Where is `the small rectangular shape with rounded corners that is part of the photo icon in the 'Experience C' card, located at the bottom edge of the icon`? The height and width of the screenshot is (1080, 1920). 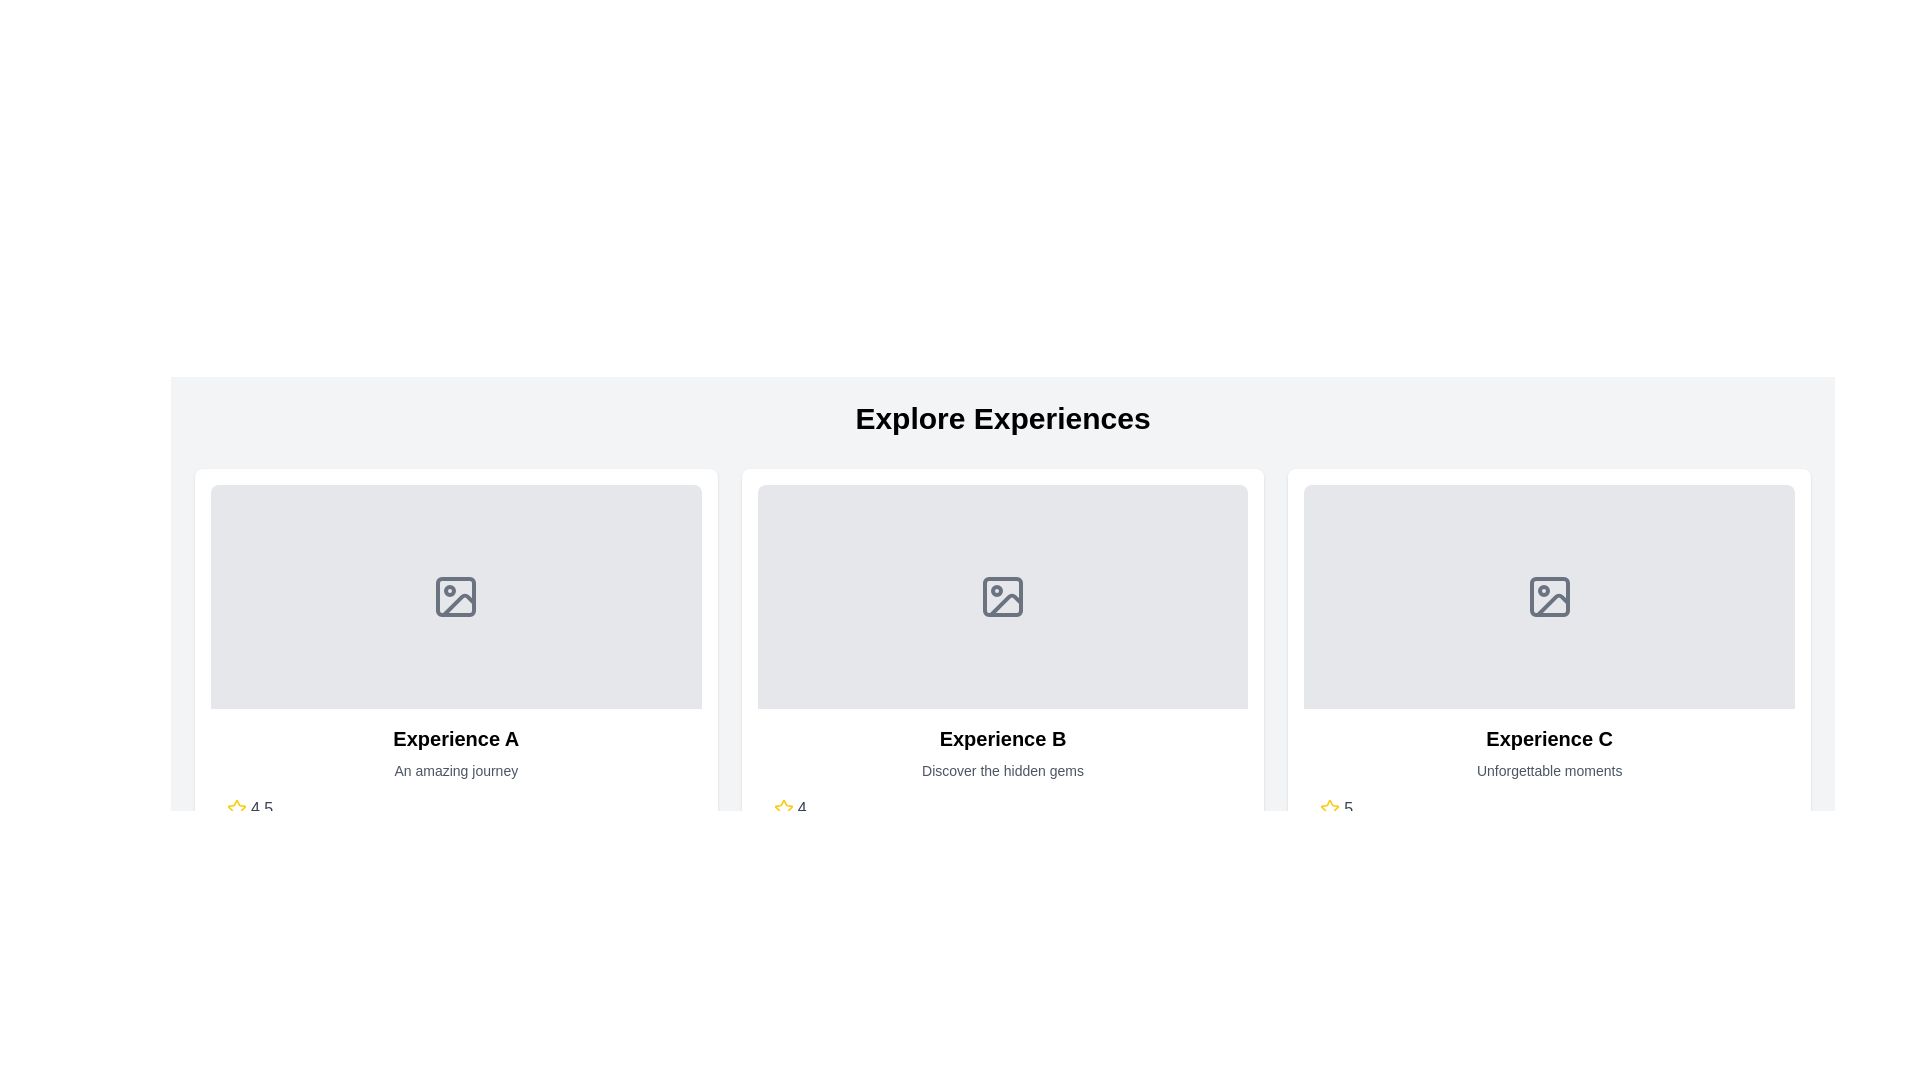 the small rectangular shape with rounded corners that is part of the photo icon in the 'Experience C' card, located at the bottom edge of the icon is located at coordinates (1548, 596).